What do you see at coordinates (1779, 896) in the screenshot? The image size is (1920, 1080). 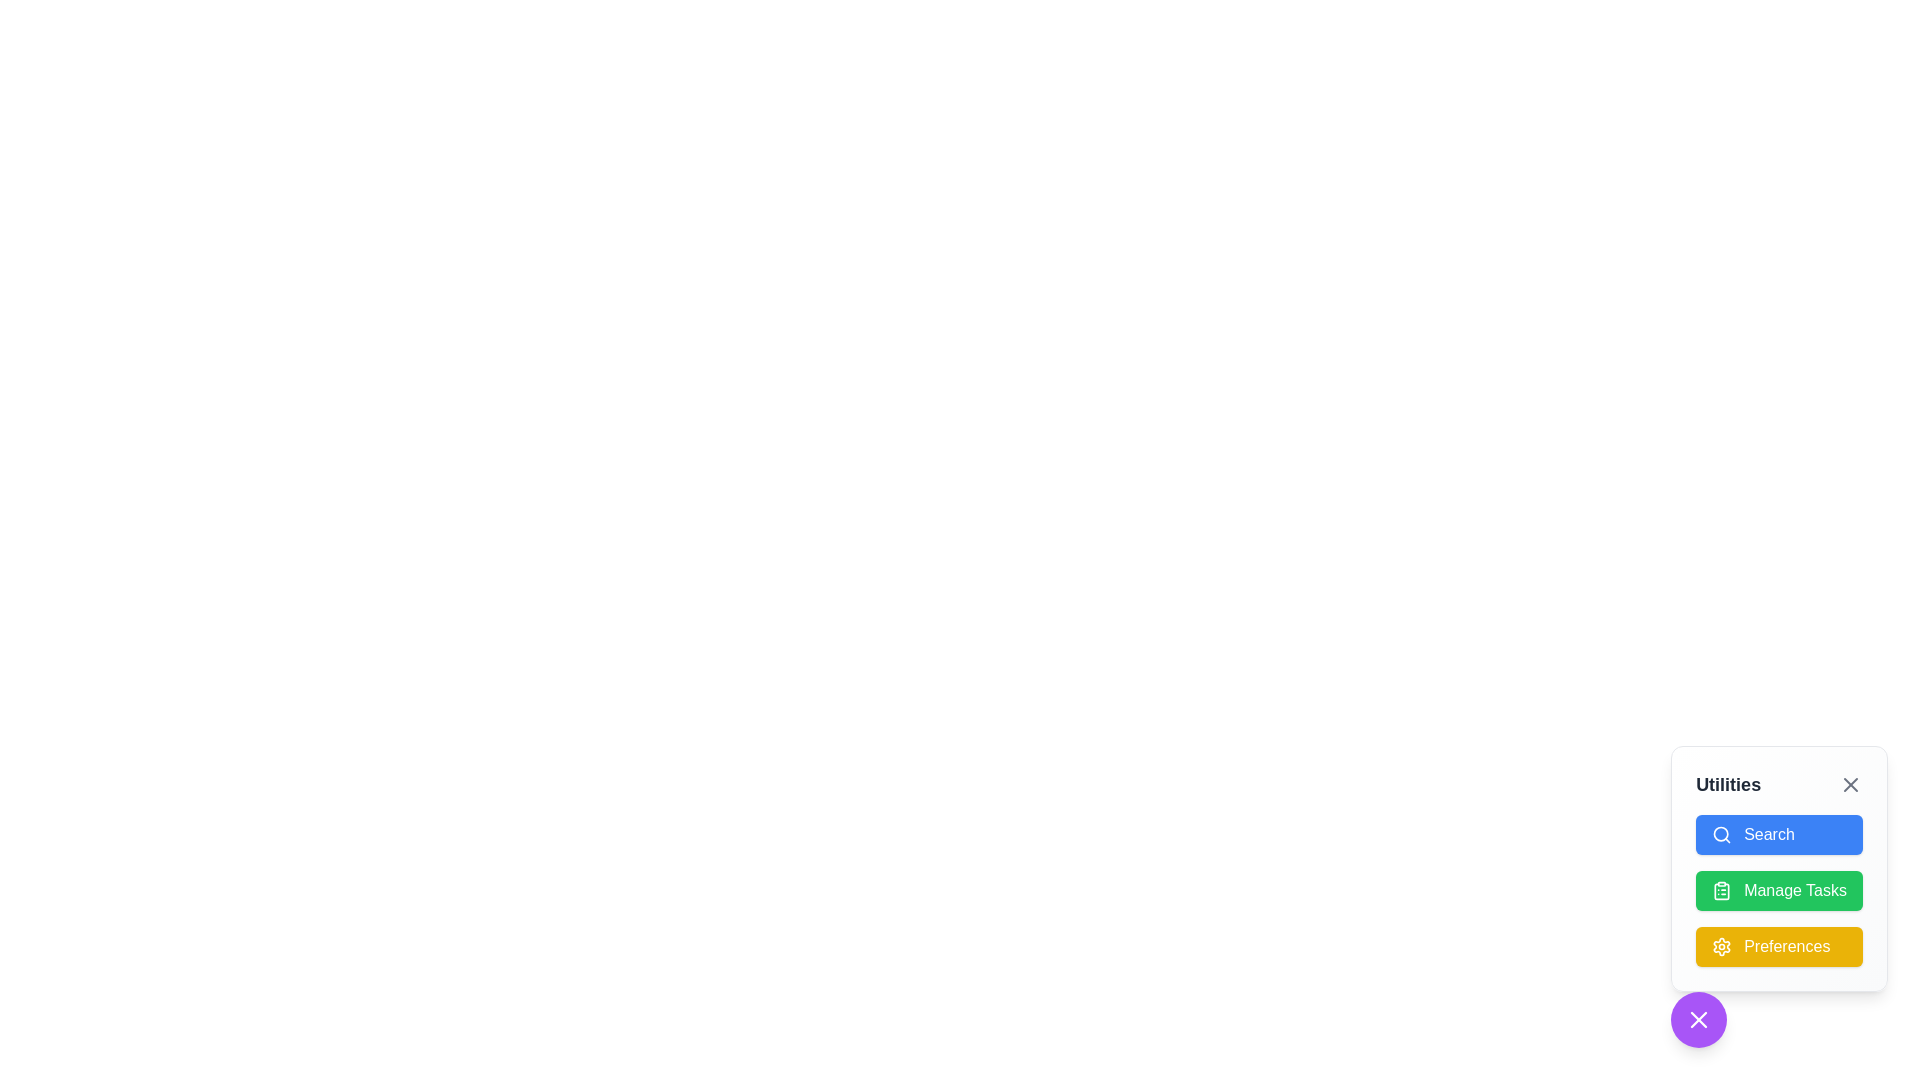 I see `the 'Manage Tasks' button with a green background and rounded edges located in the 'Utilities' popup menu, positioned below the blue 'Search' button and above the yellow 'Preferences' button` at bounding box center [1779, 896].